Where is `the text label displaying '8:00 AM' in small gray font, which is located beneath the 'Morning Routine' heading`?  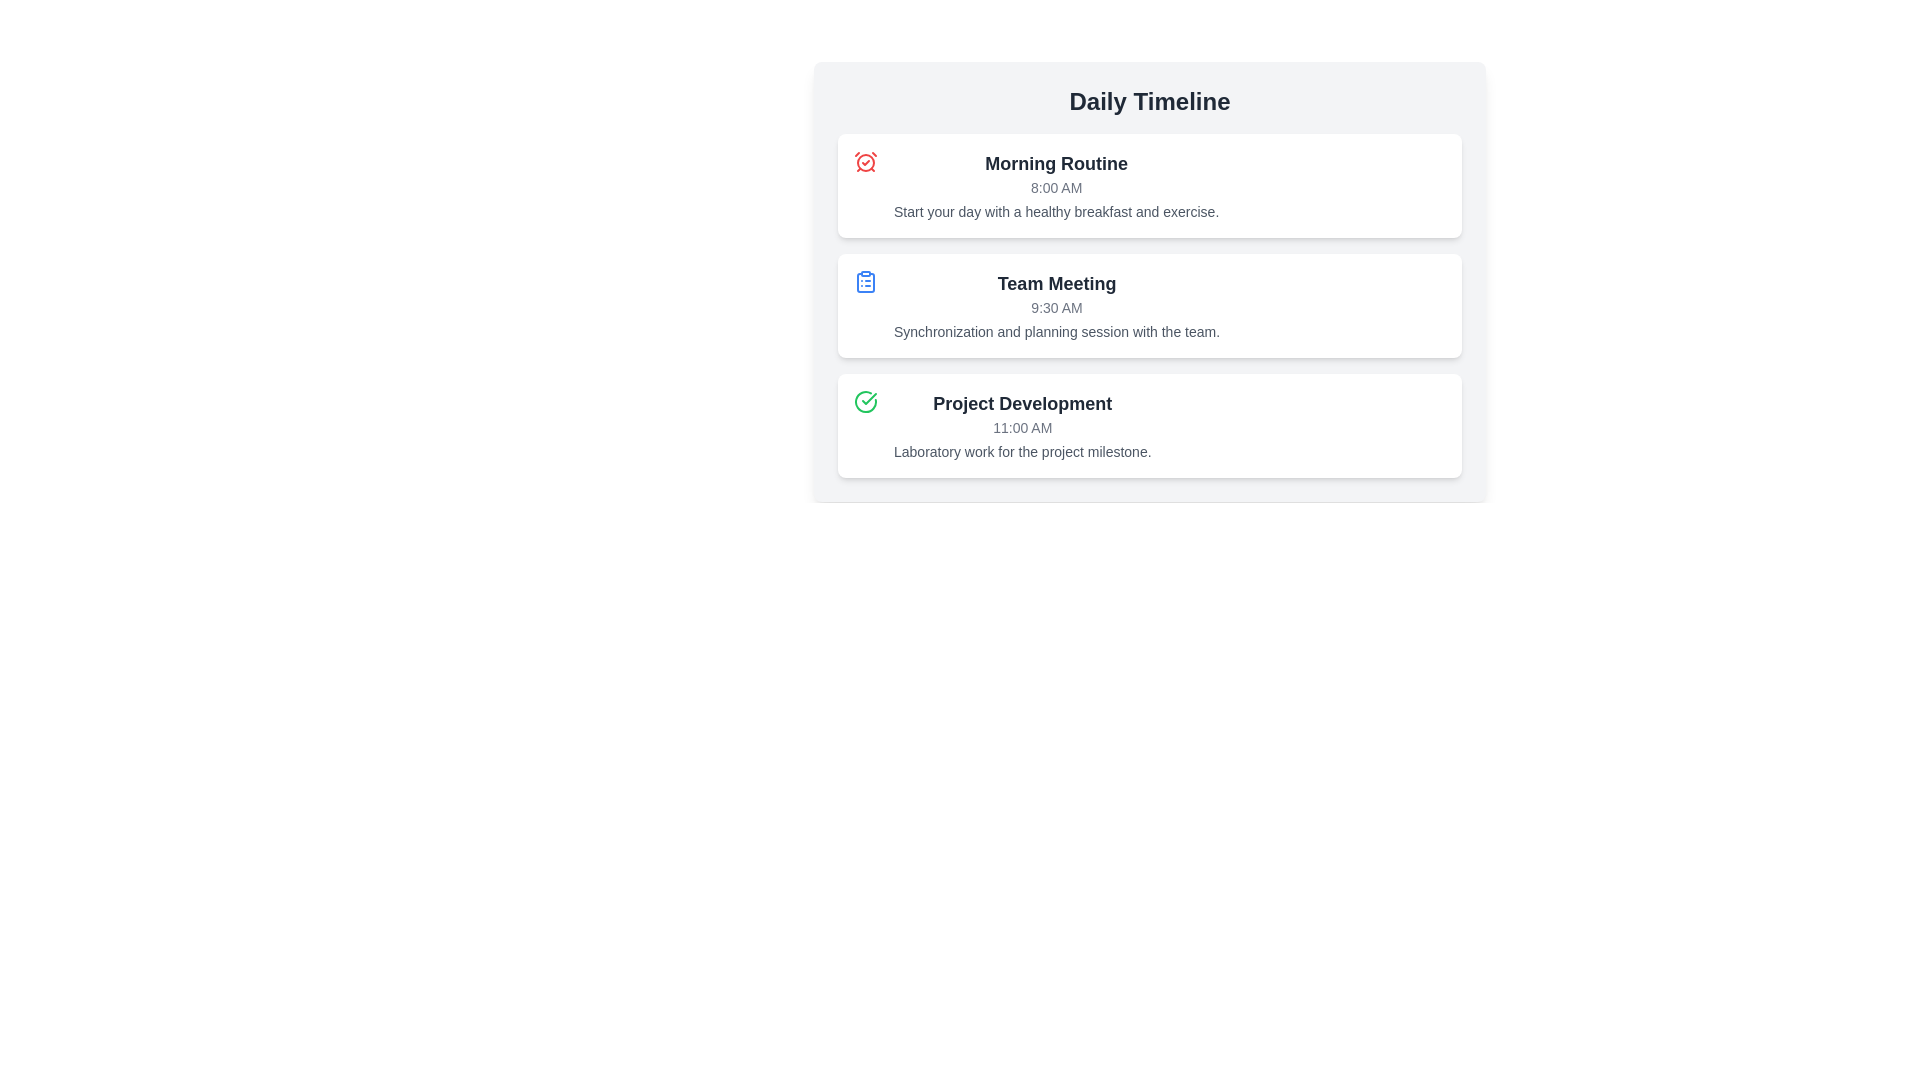
the text label displaying '8:00 AM' in small gray font, which is located beneath the 'Morning Routine' heading is located at coordinates (1055, 188).